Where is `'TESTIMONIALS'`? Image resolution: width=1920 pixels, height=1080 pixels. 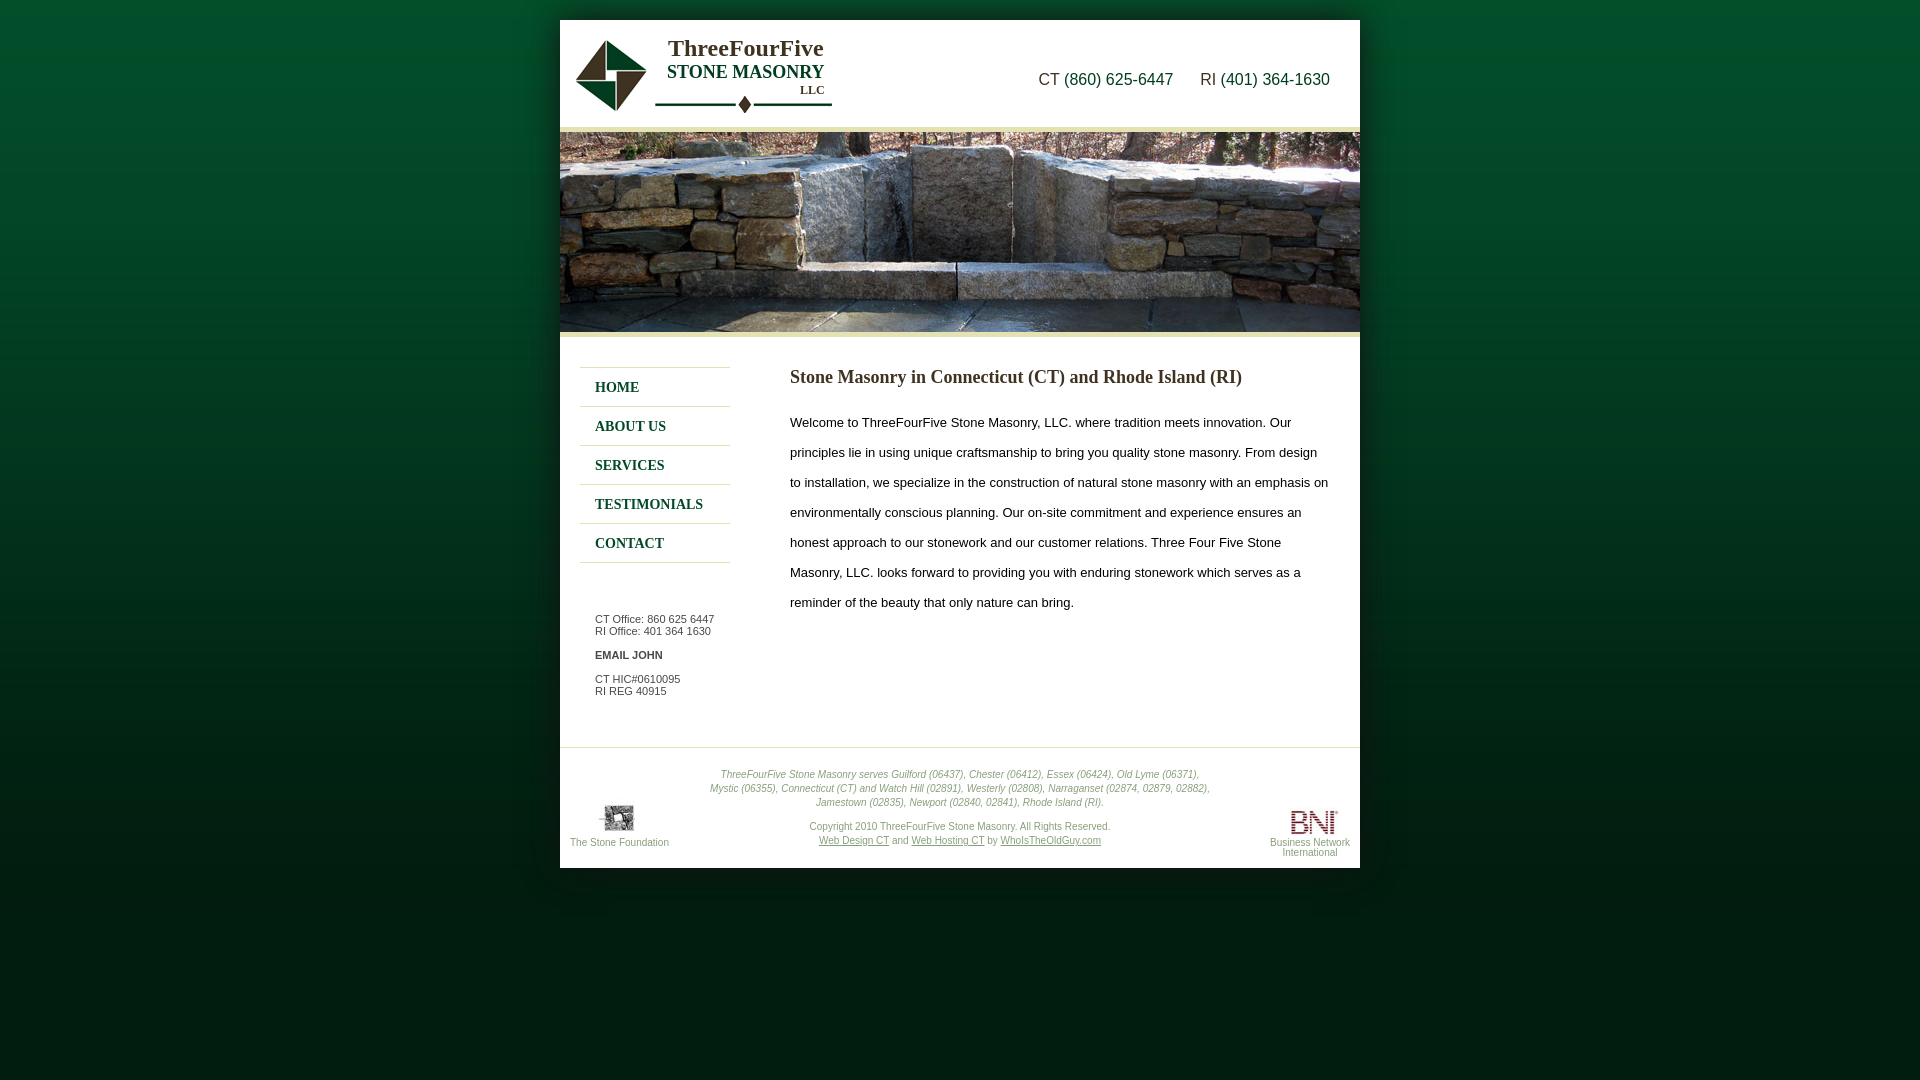 'TESTIMONIALS' is located at coordinates (651, 503).